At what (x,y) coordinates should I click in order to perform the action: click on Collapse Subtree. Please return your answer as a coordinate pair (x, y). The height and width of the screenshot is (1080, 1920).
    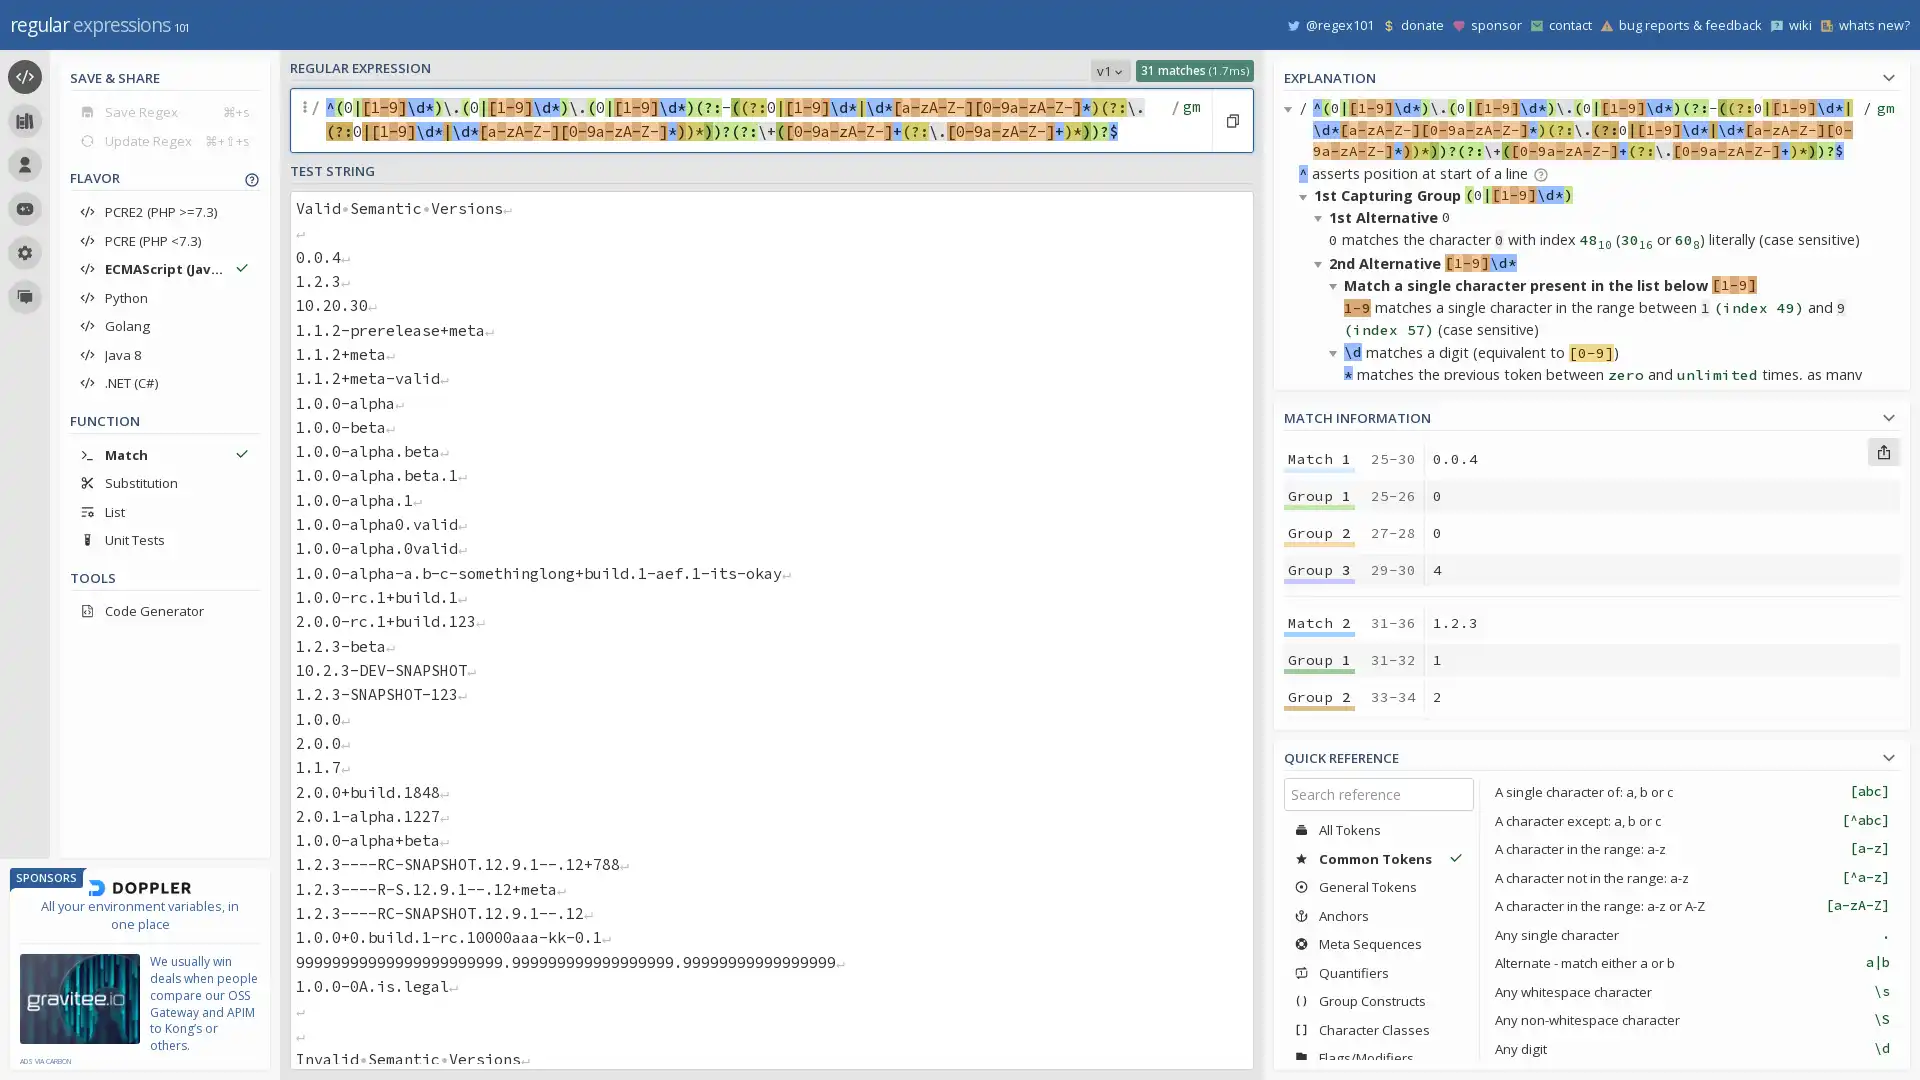
    Looking at the image, I should click on (1336, 532).